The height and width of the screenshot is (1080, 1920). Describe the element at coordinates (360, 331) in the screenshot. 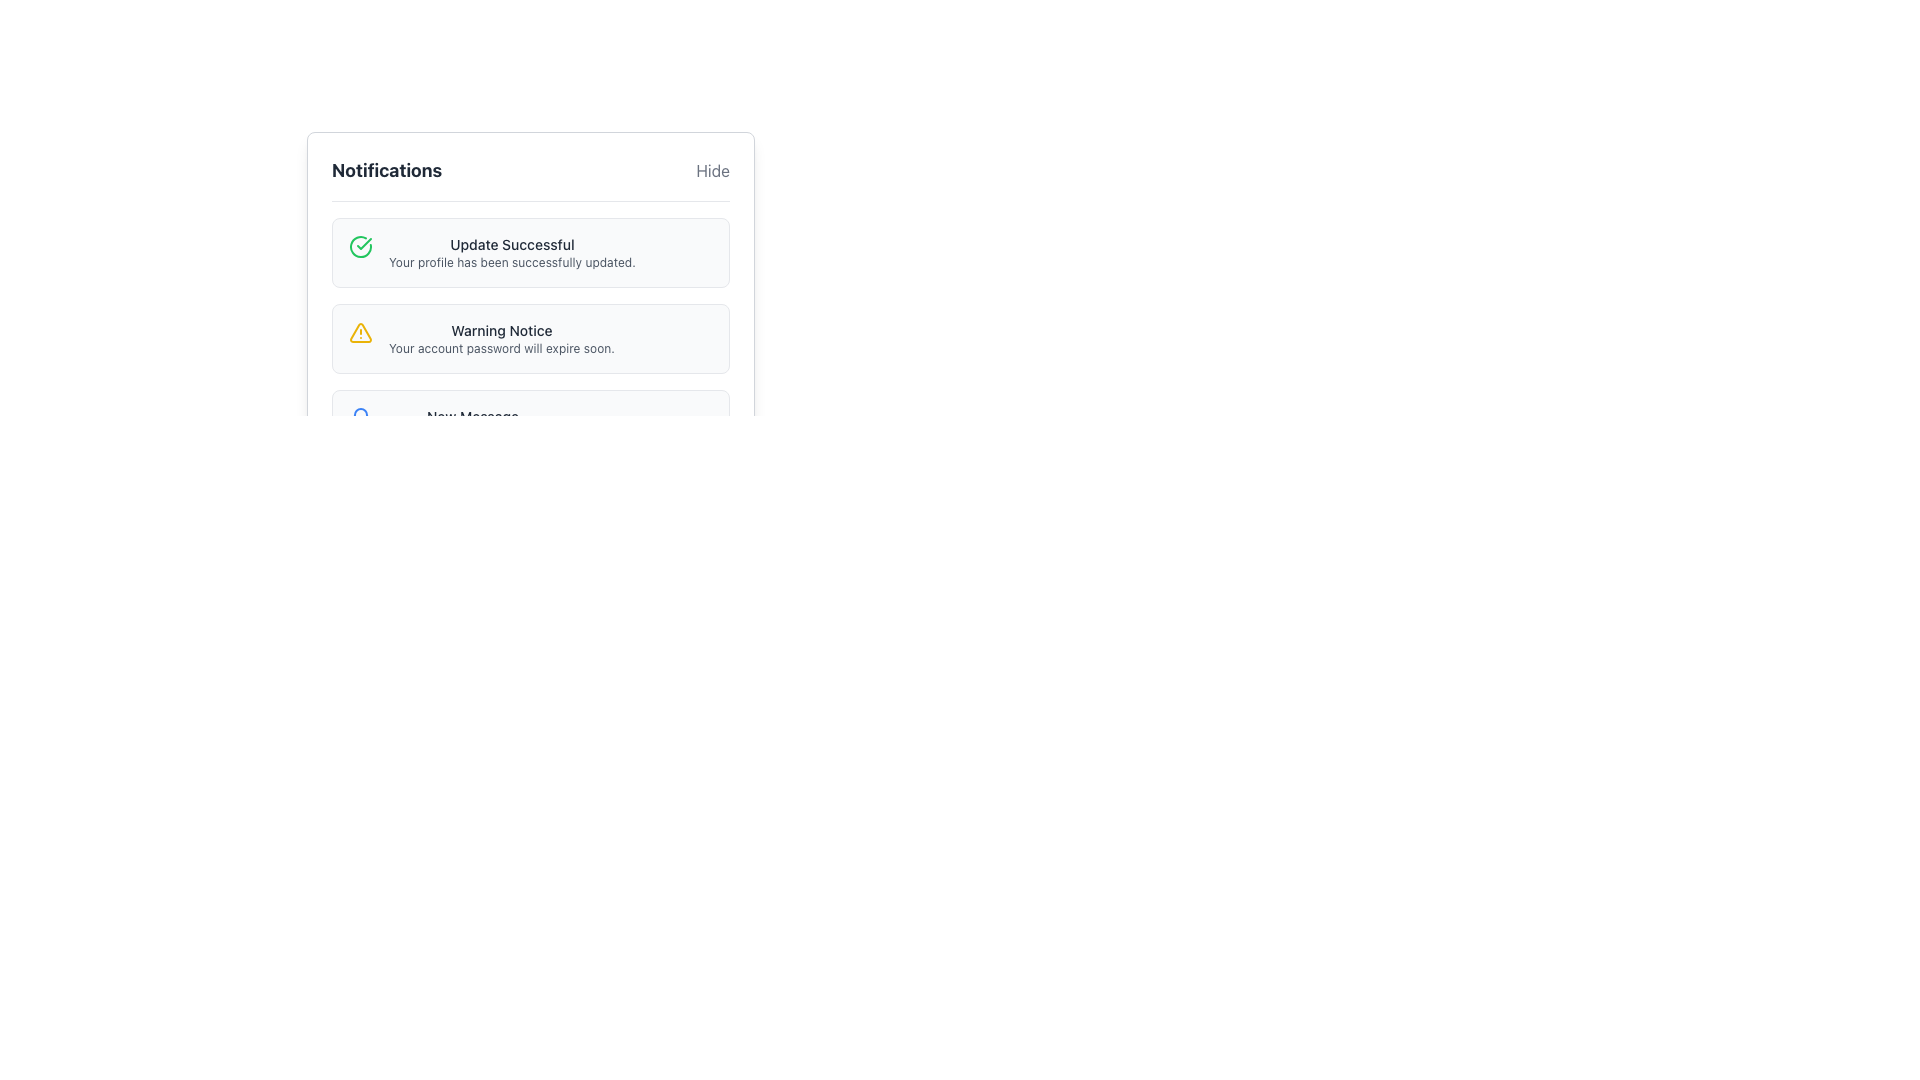

I see `the yellow triangular warning icon with a bold outline and an exclamation symbol inside, located at the start of the 'Warning Notice' notification` at that location.